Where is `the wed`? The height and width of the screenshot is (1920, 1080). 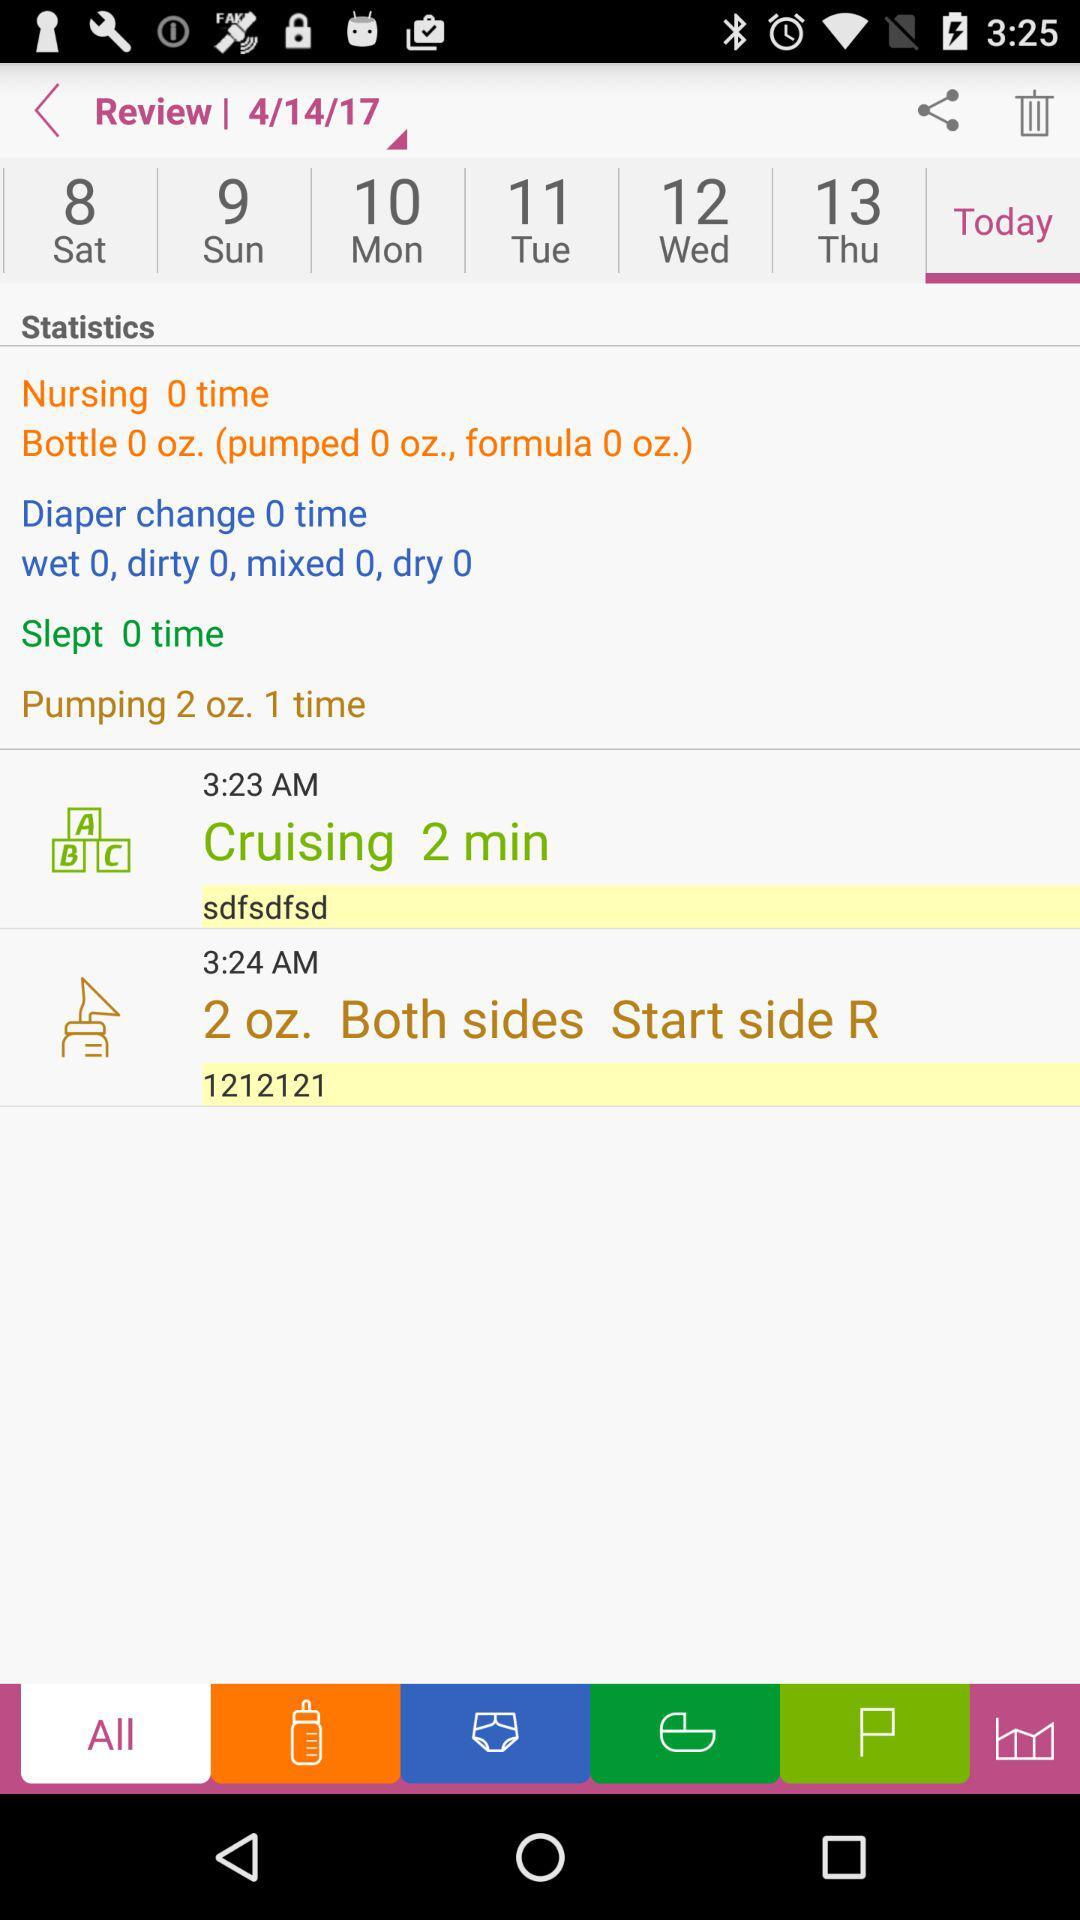 the wed is located at coordinates (693, 220).